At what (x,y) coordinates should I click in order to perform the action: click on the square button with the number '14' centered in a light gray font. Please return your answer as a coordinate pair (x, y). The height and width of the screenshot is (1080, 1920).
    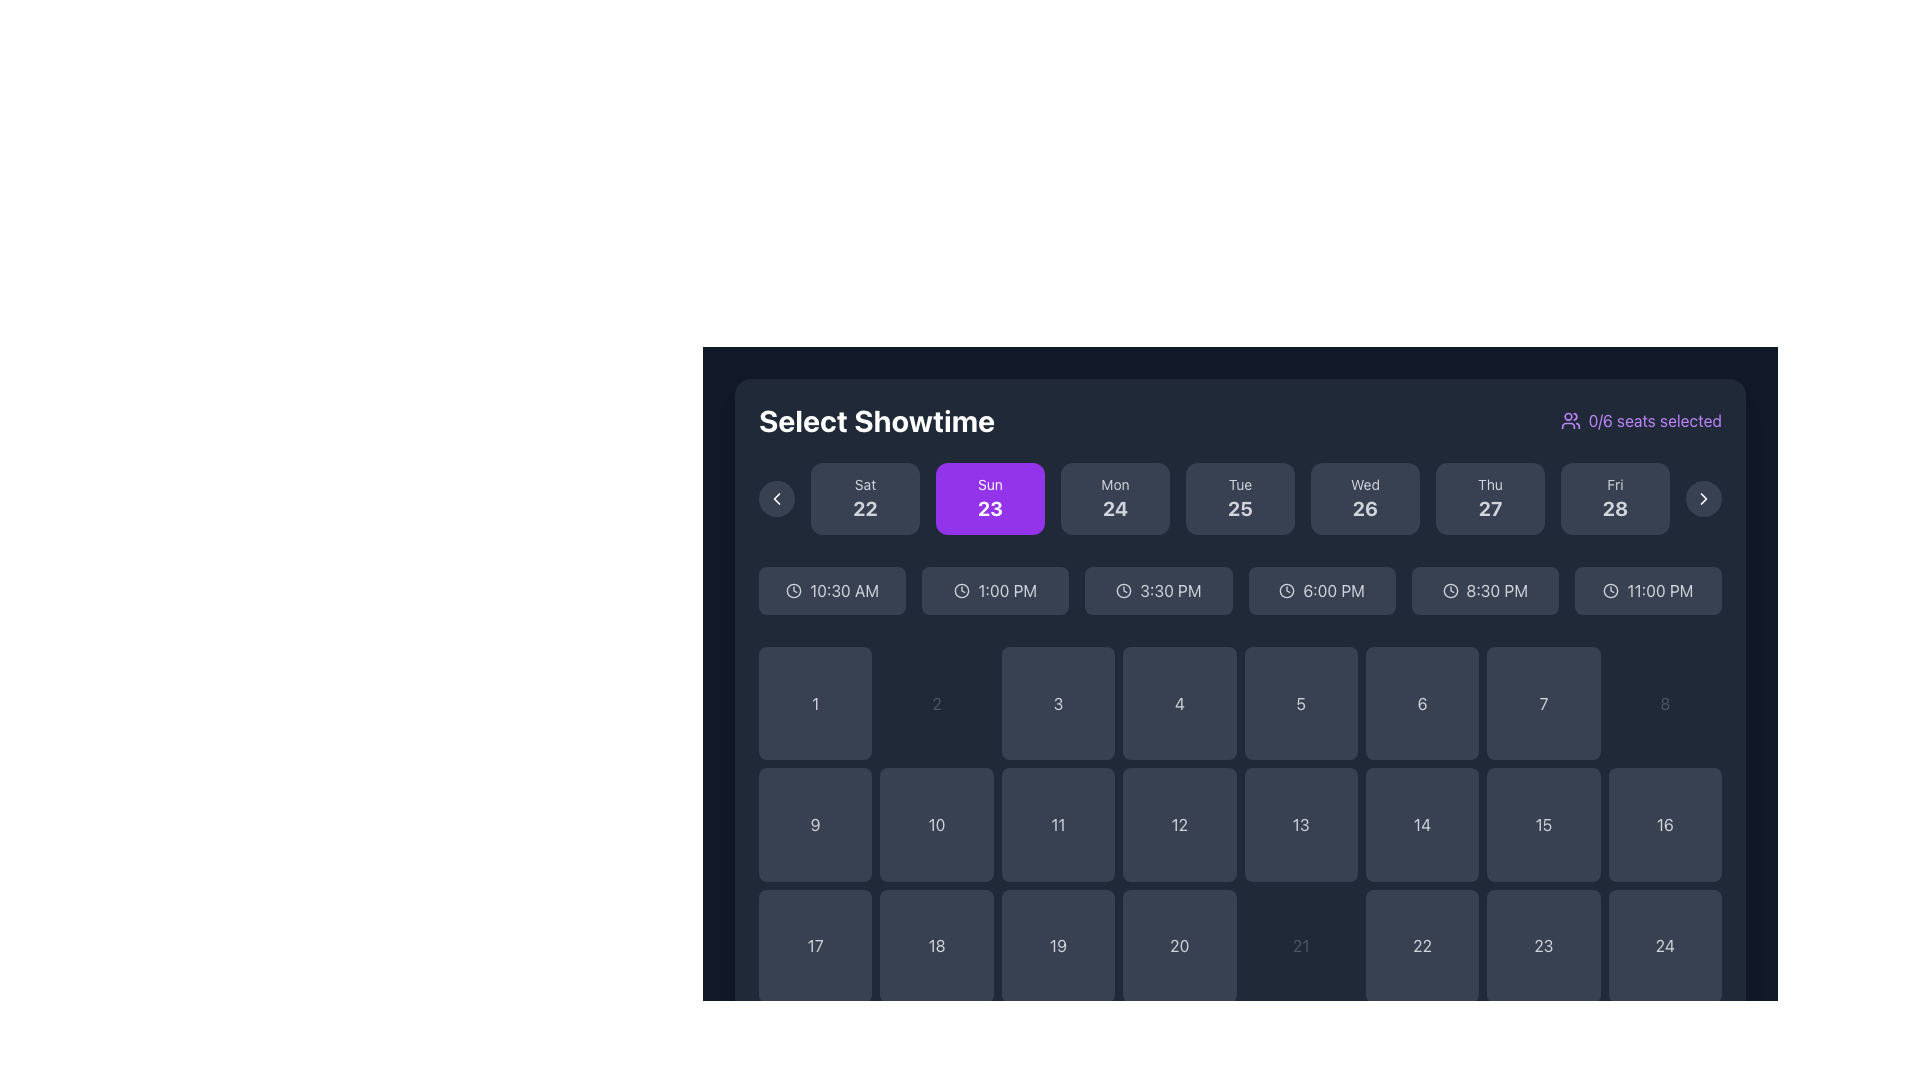
    Looking at the image, I should click on (1421, 825).